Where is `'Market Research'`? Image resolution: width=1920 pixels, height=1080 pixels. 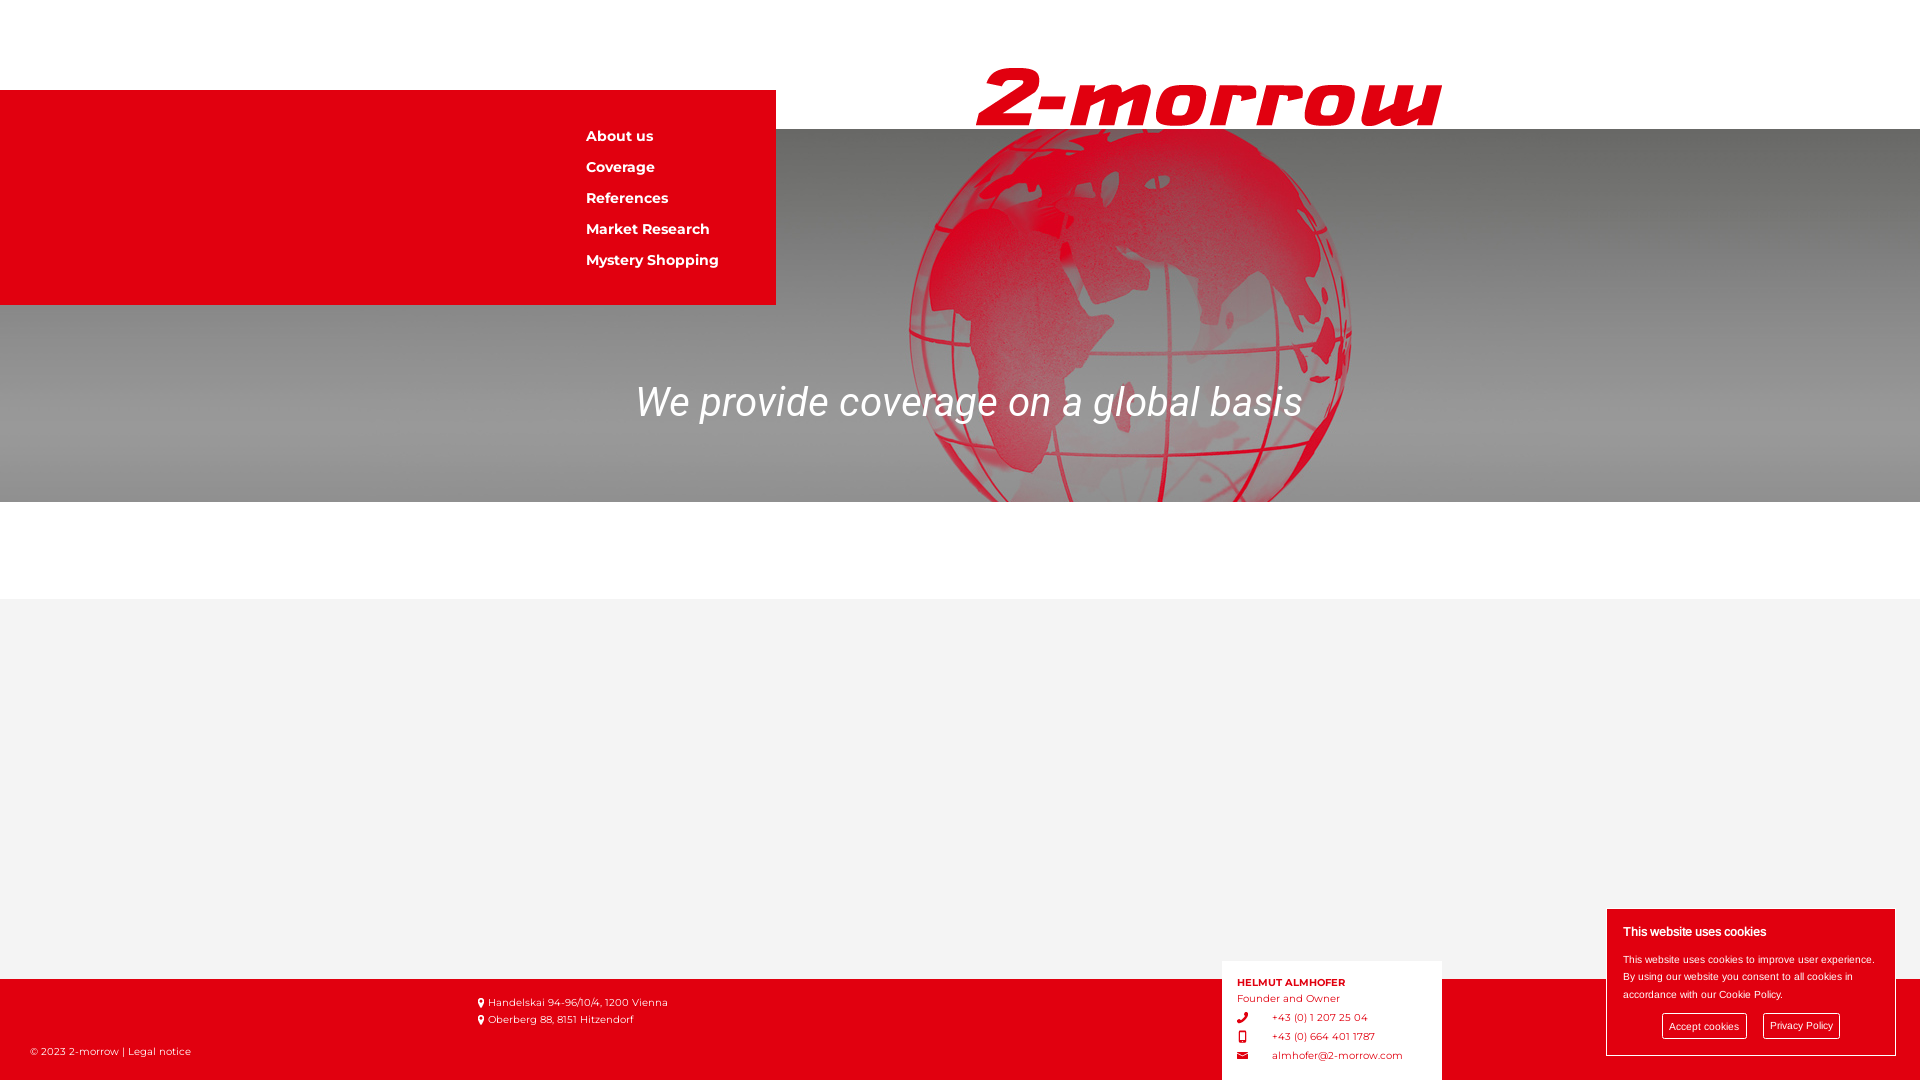
'Market Research' is located at coordinates (666, 227).